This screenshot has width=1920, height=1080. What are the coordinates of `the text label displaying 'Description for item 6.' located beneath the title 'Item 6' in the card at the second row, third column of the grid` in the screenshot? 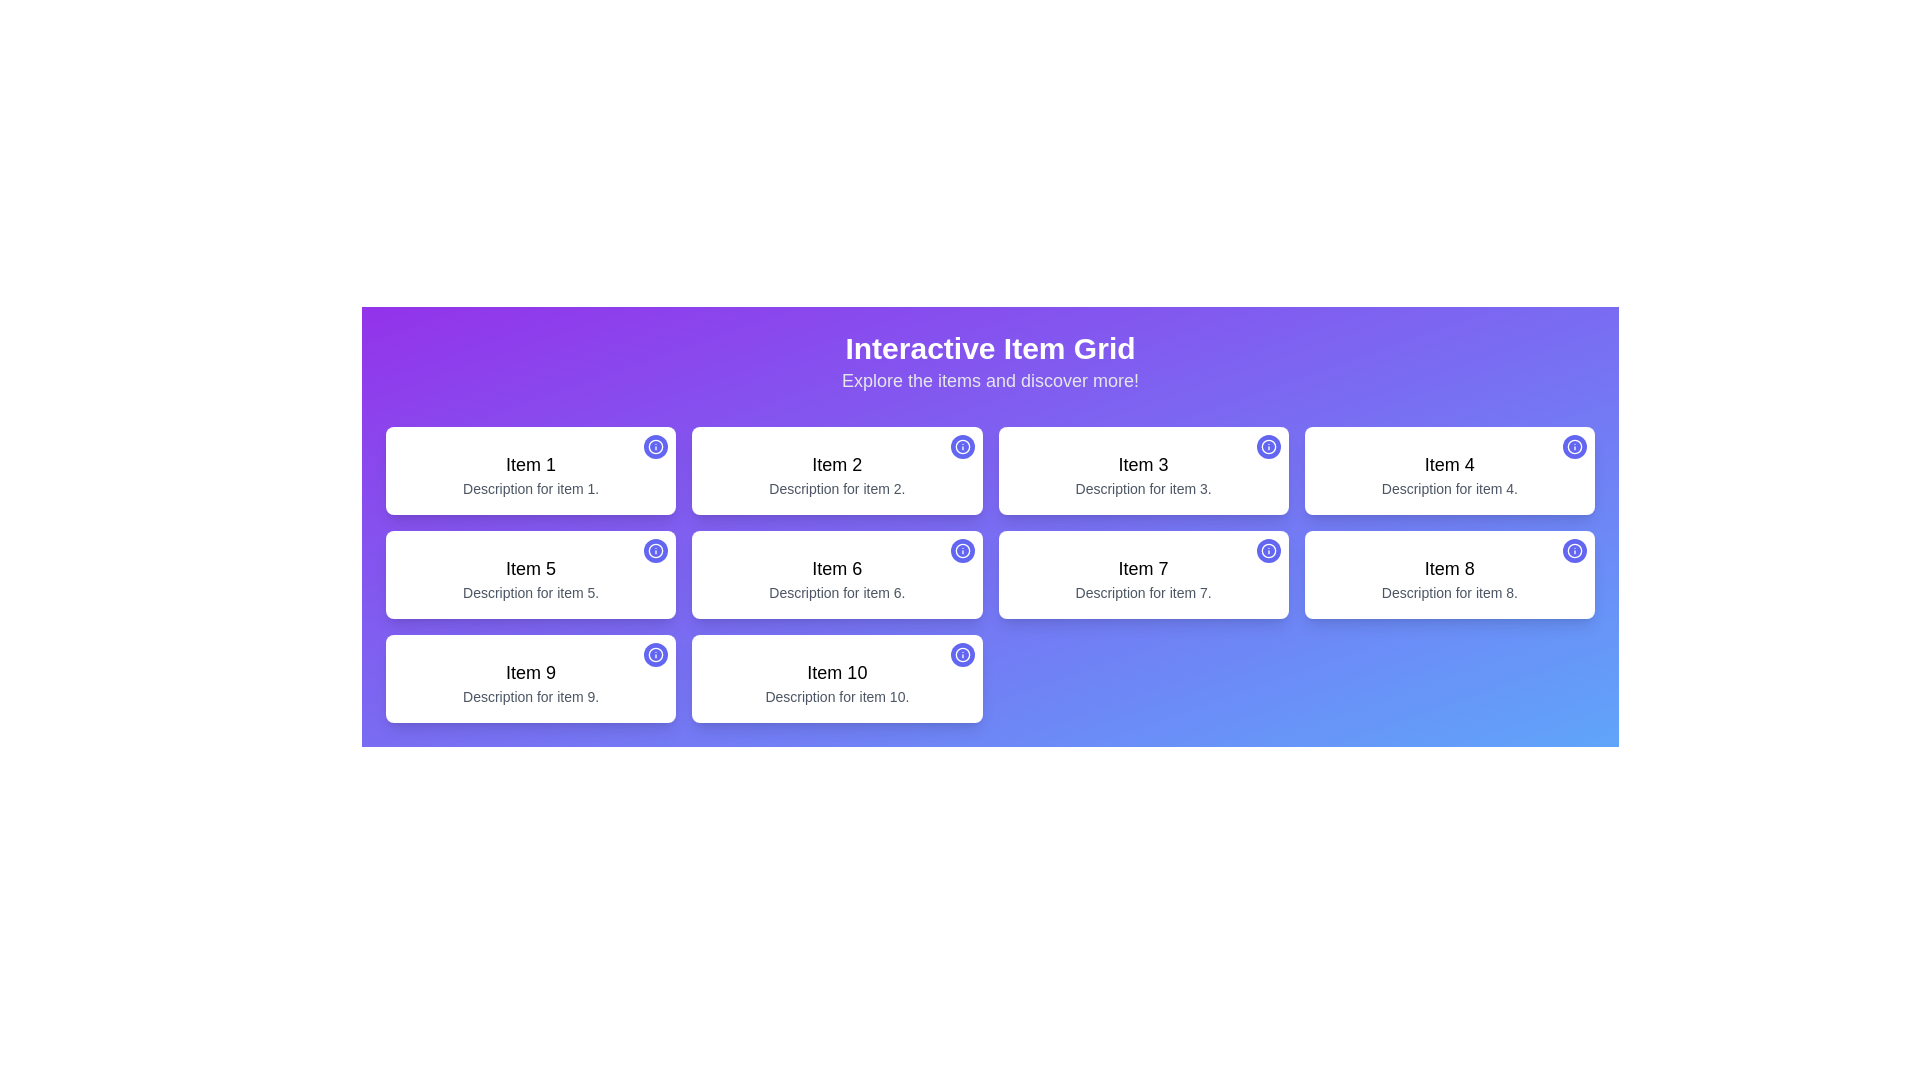 It's located at (837, 592).